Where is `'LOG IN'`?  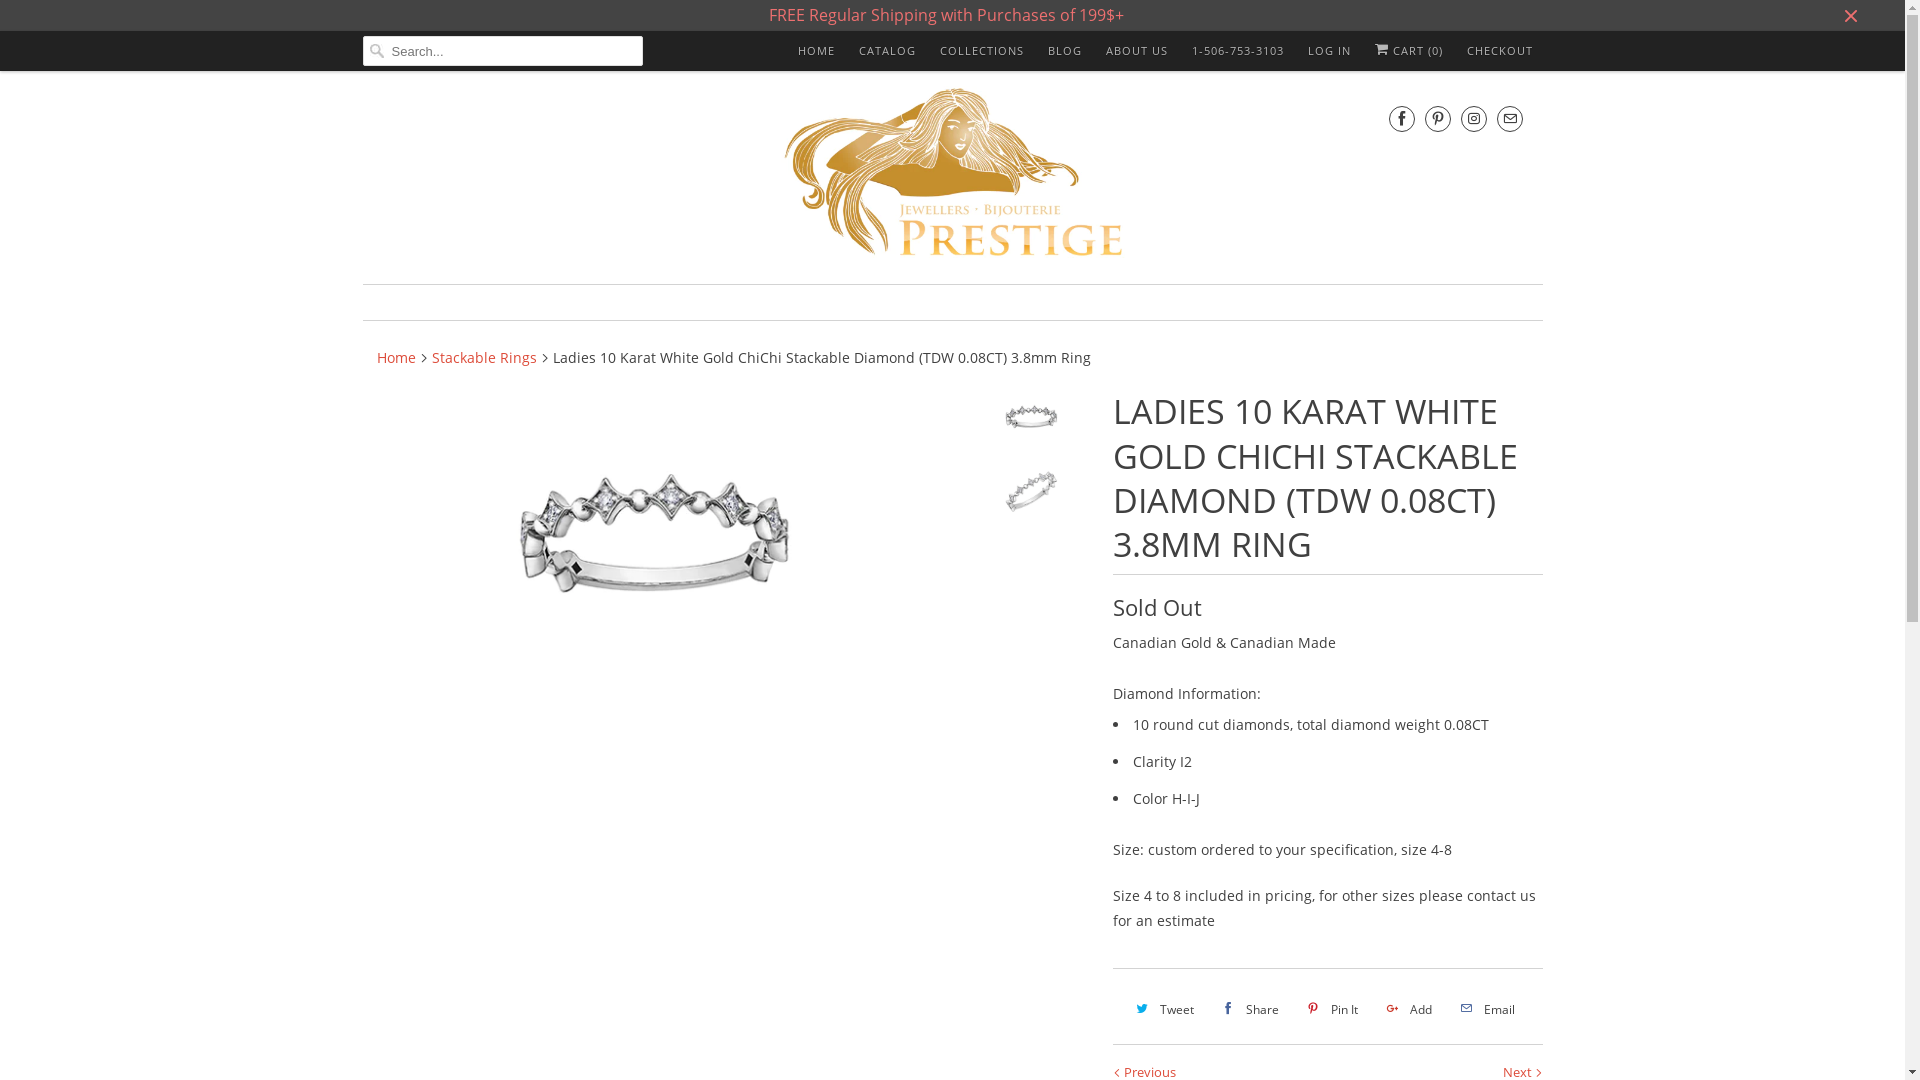
'LOG IN' is located at coordinates (1329, 49).